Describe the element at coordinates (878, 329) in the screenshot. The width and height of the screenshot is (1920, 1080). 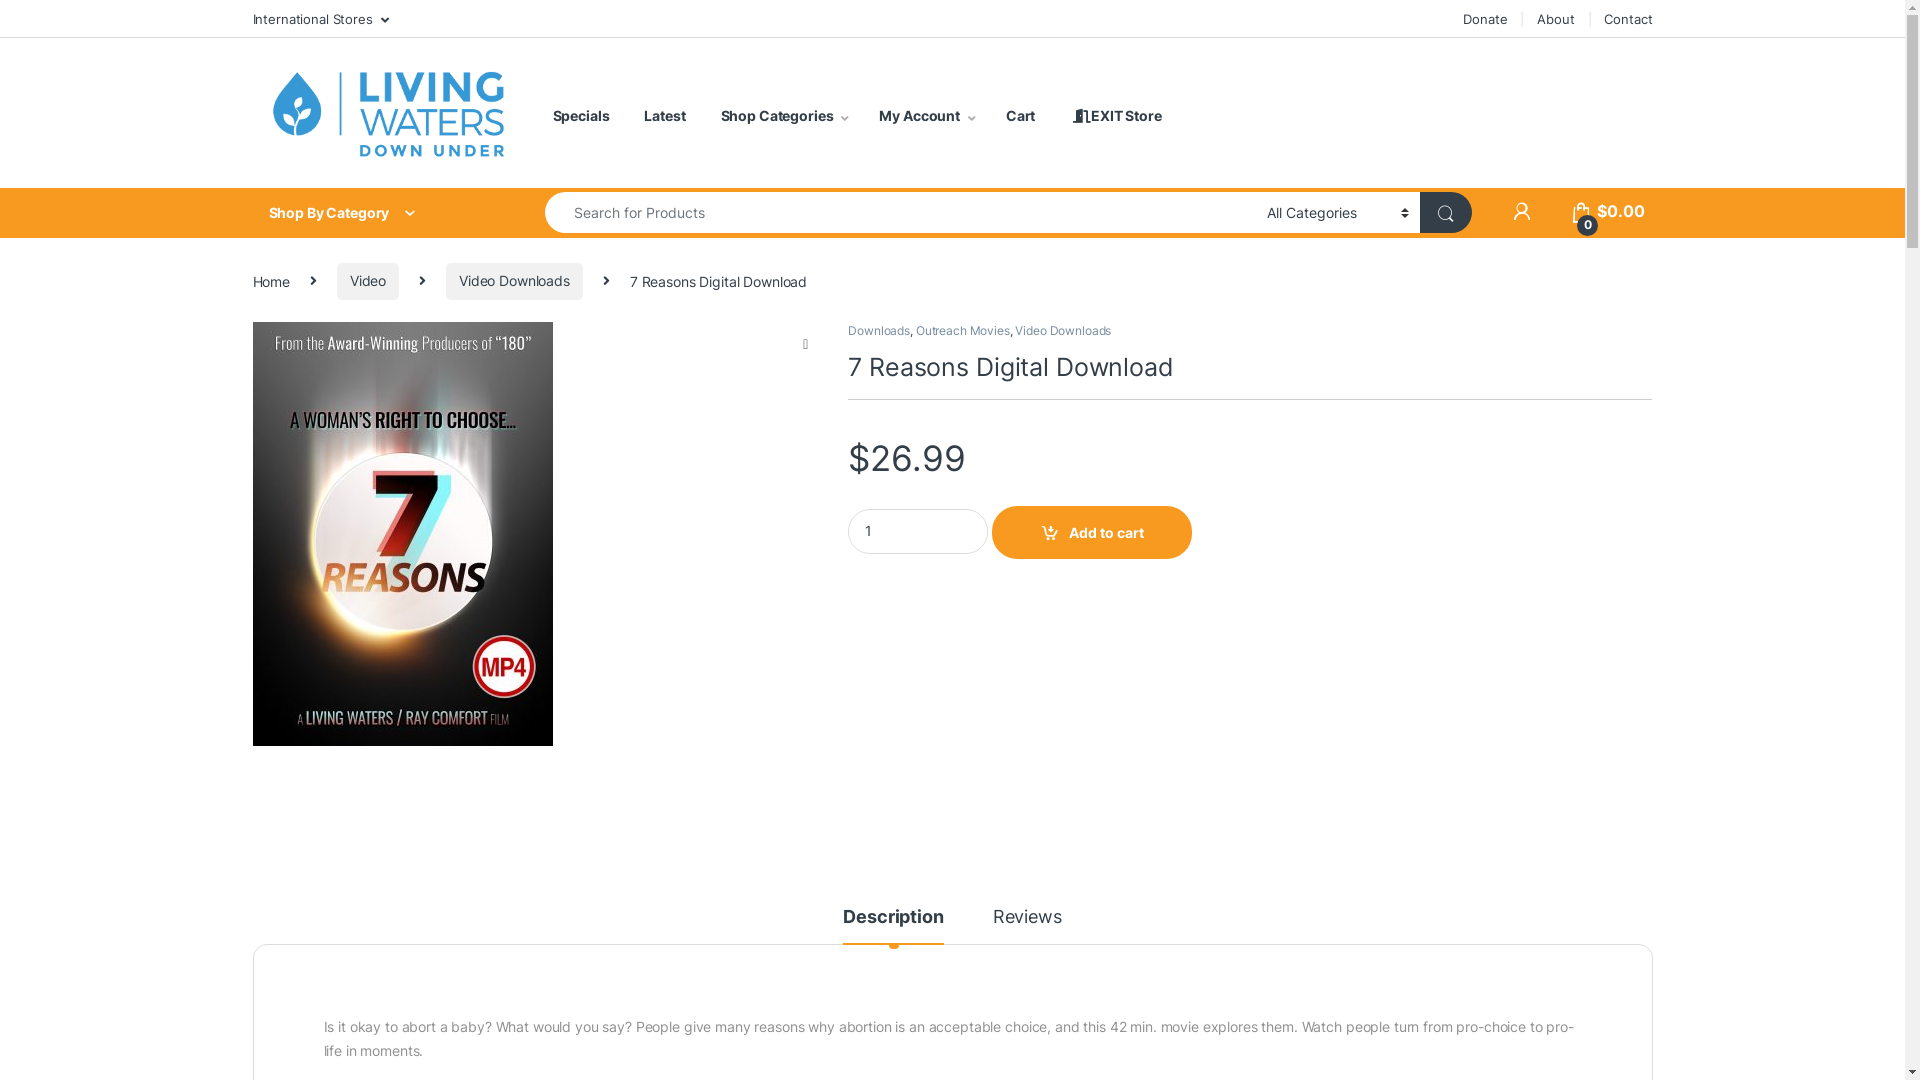
I see `'Downloads'` at that location.